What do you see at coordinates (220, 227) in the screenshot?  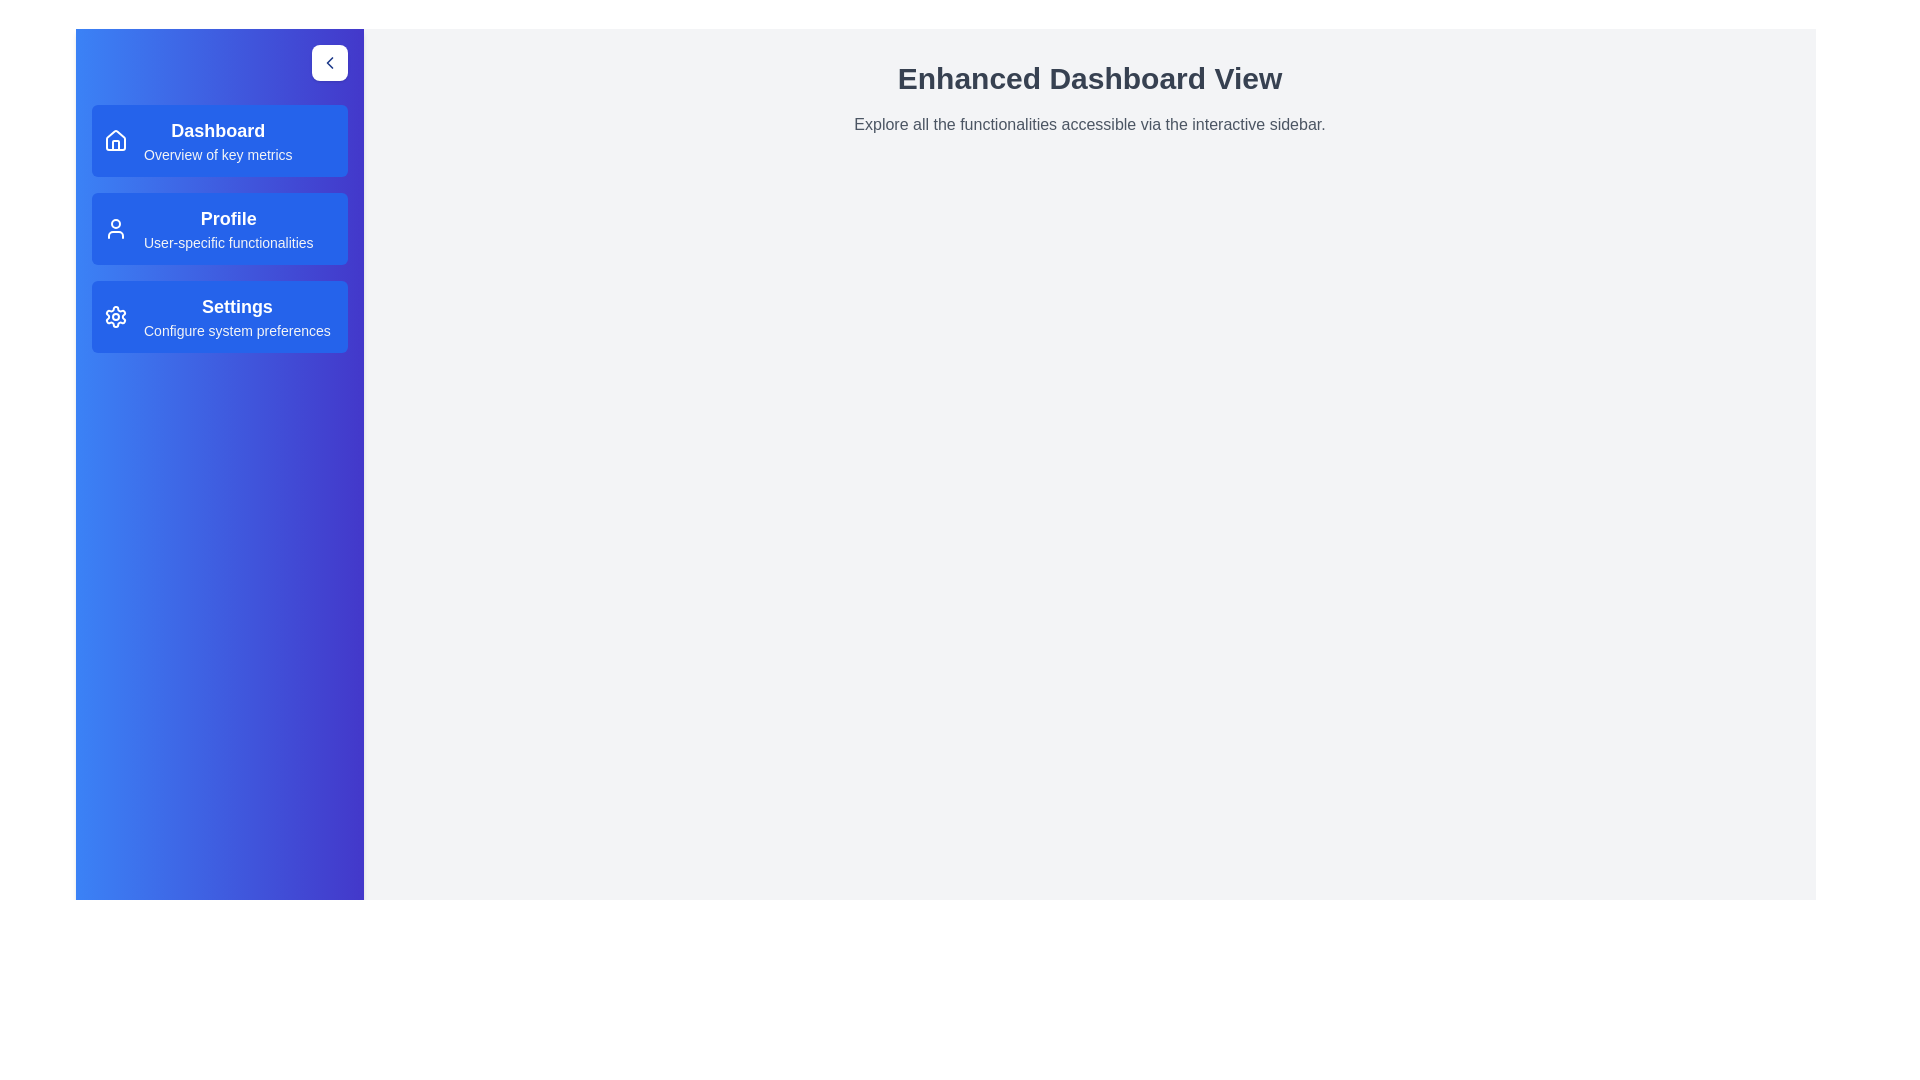 I see `the menu option Profile from the sidebar` at bounding box center [220, 227].